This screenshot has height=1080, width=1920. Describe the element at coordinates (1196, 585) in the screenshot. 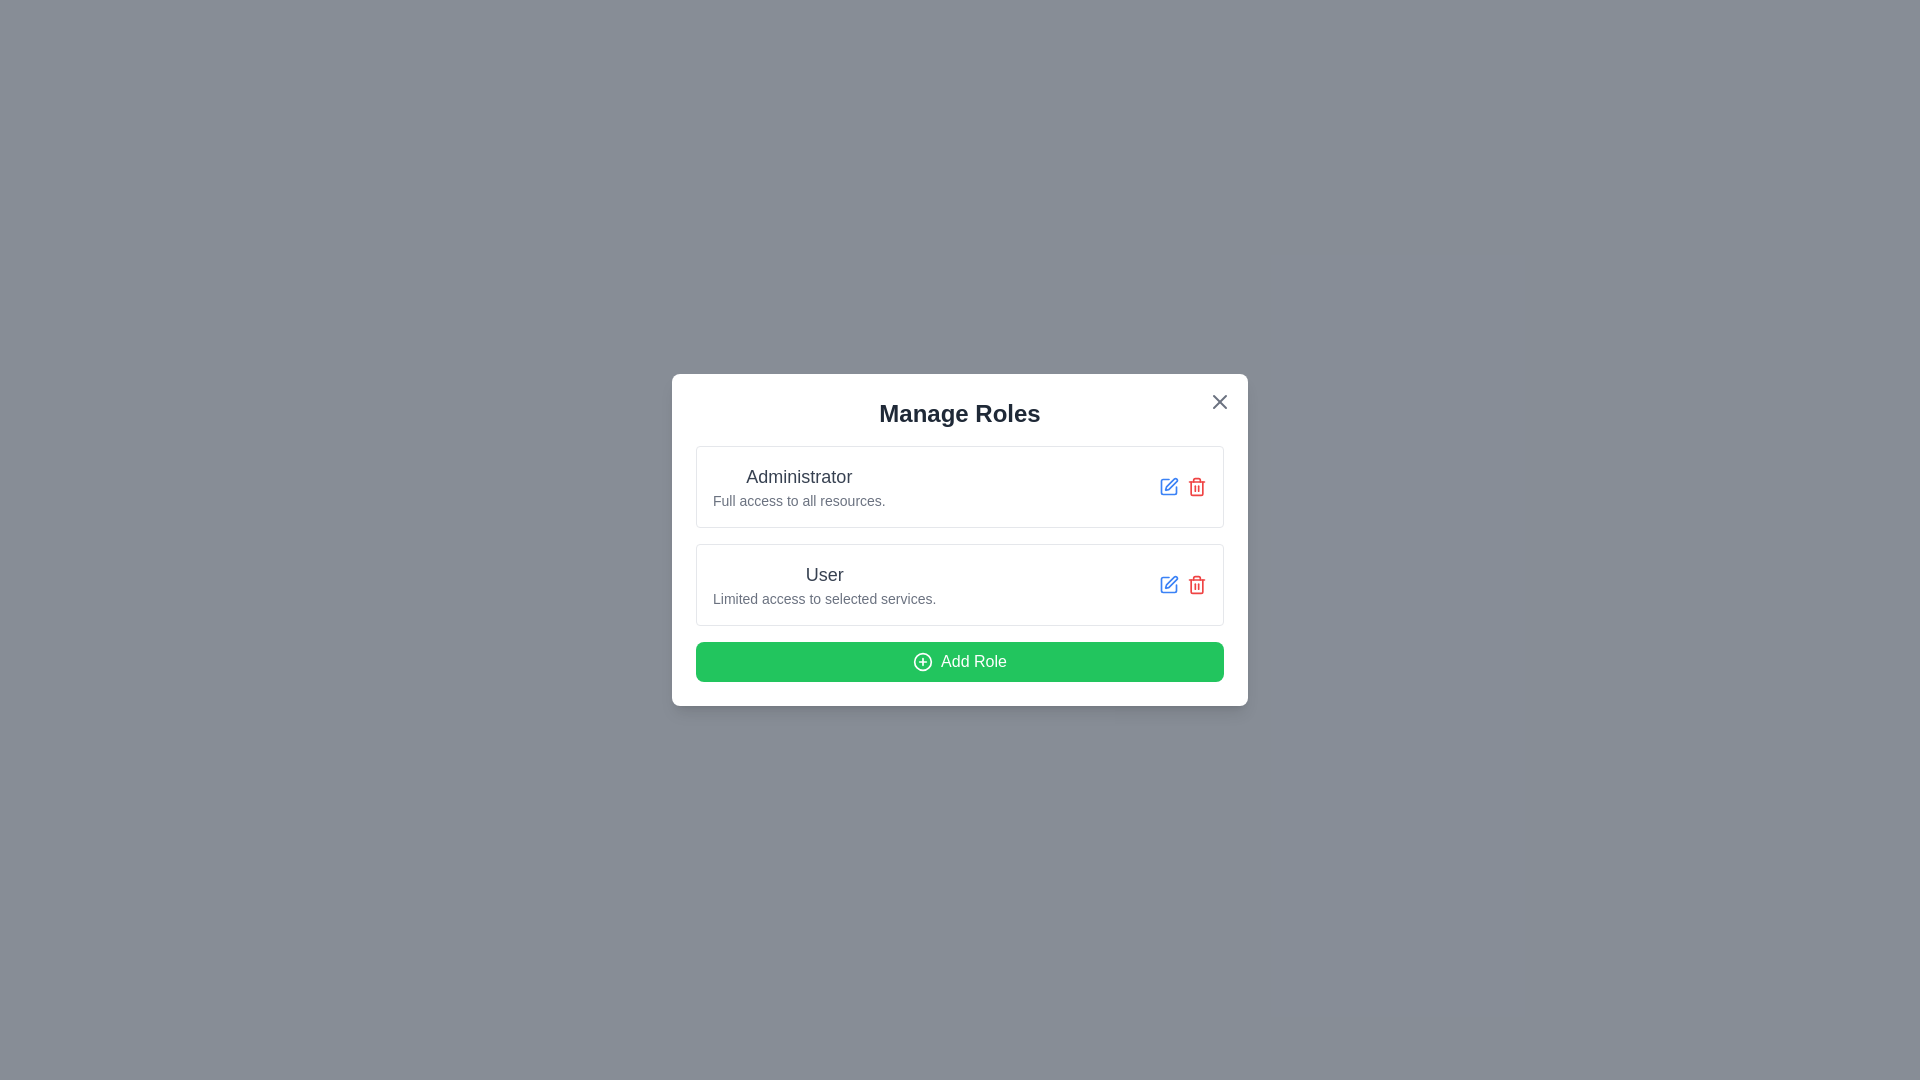

I see `the trash bin icon button, which is red and located in the bottom right of the user role management interface, for visual feedback` at that location.